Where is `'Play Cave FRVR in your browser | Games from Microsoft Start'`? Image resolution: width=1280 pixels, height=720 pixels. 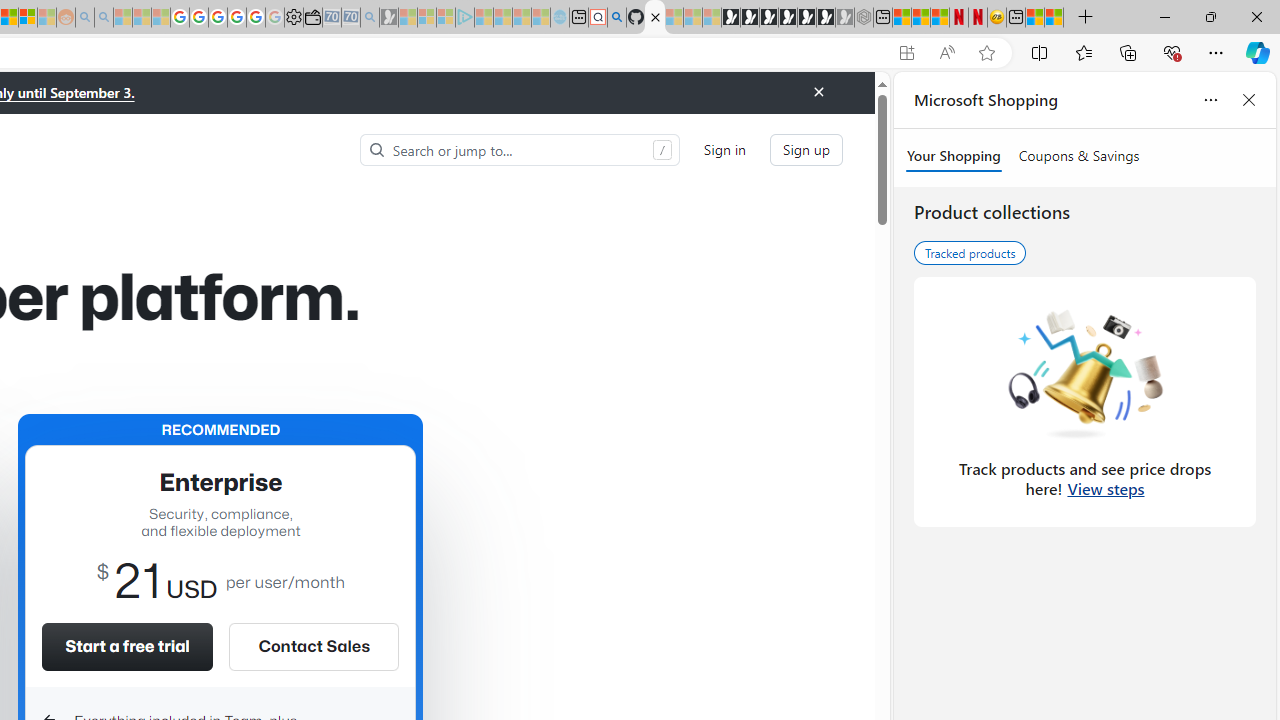 'Play Cave FRVR in your browser | Games from Microsoft Start' is located at coordinates (768, 17).